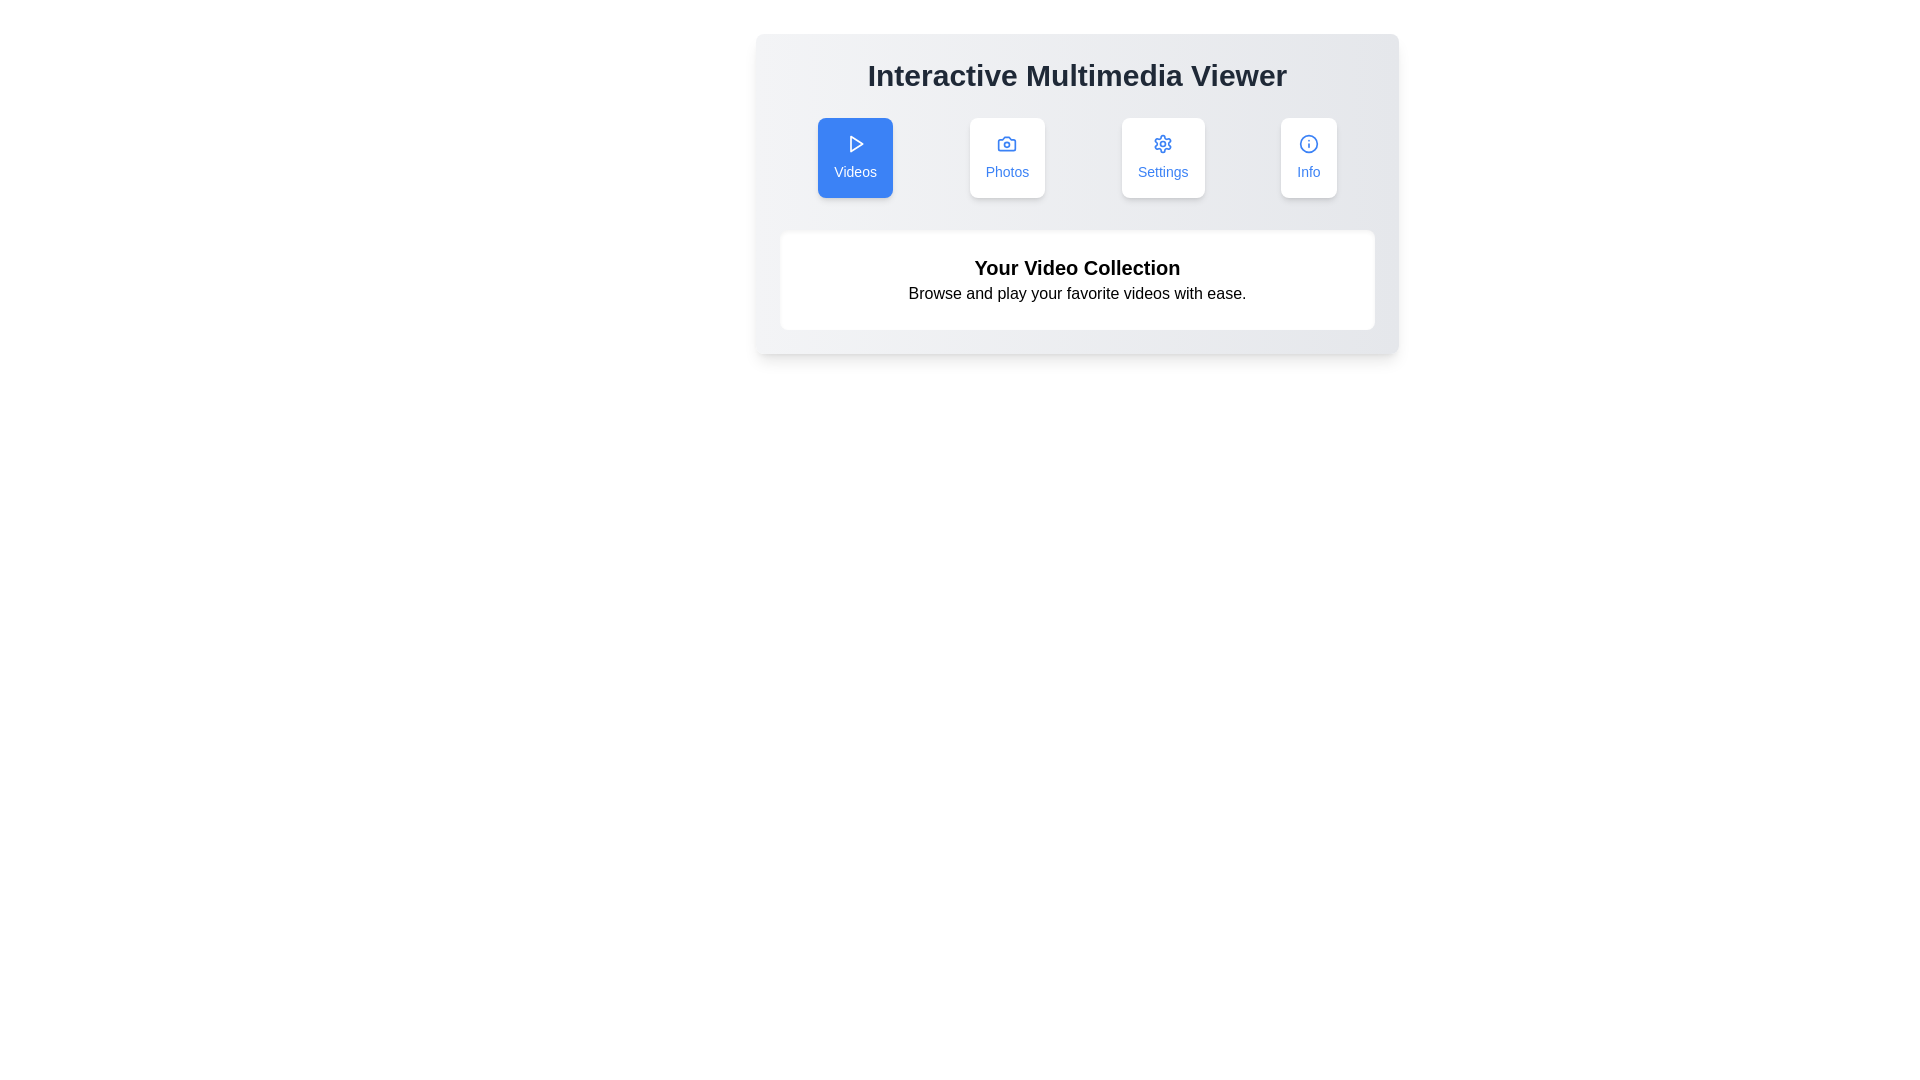 This screenshot has height=1080, width=1920. What do you see at coordinates (856, 142) in the screenshot?
I see `the 'Videos' button icon, which is located centrally inside a blue rounded square button labeled 'Videos' in the upper section of the interface` at bounding box center [856, 142].